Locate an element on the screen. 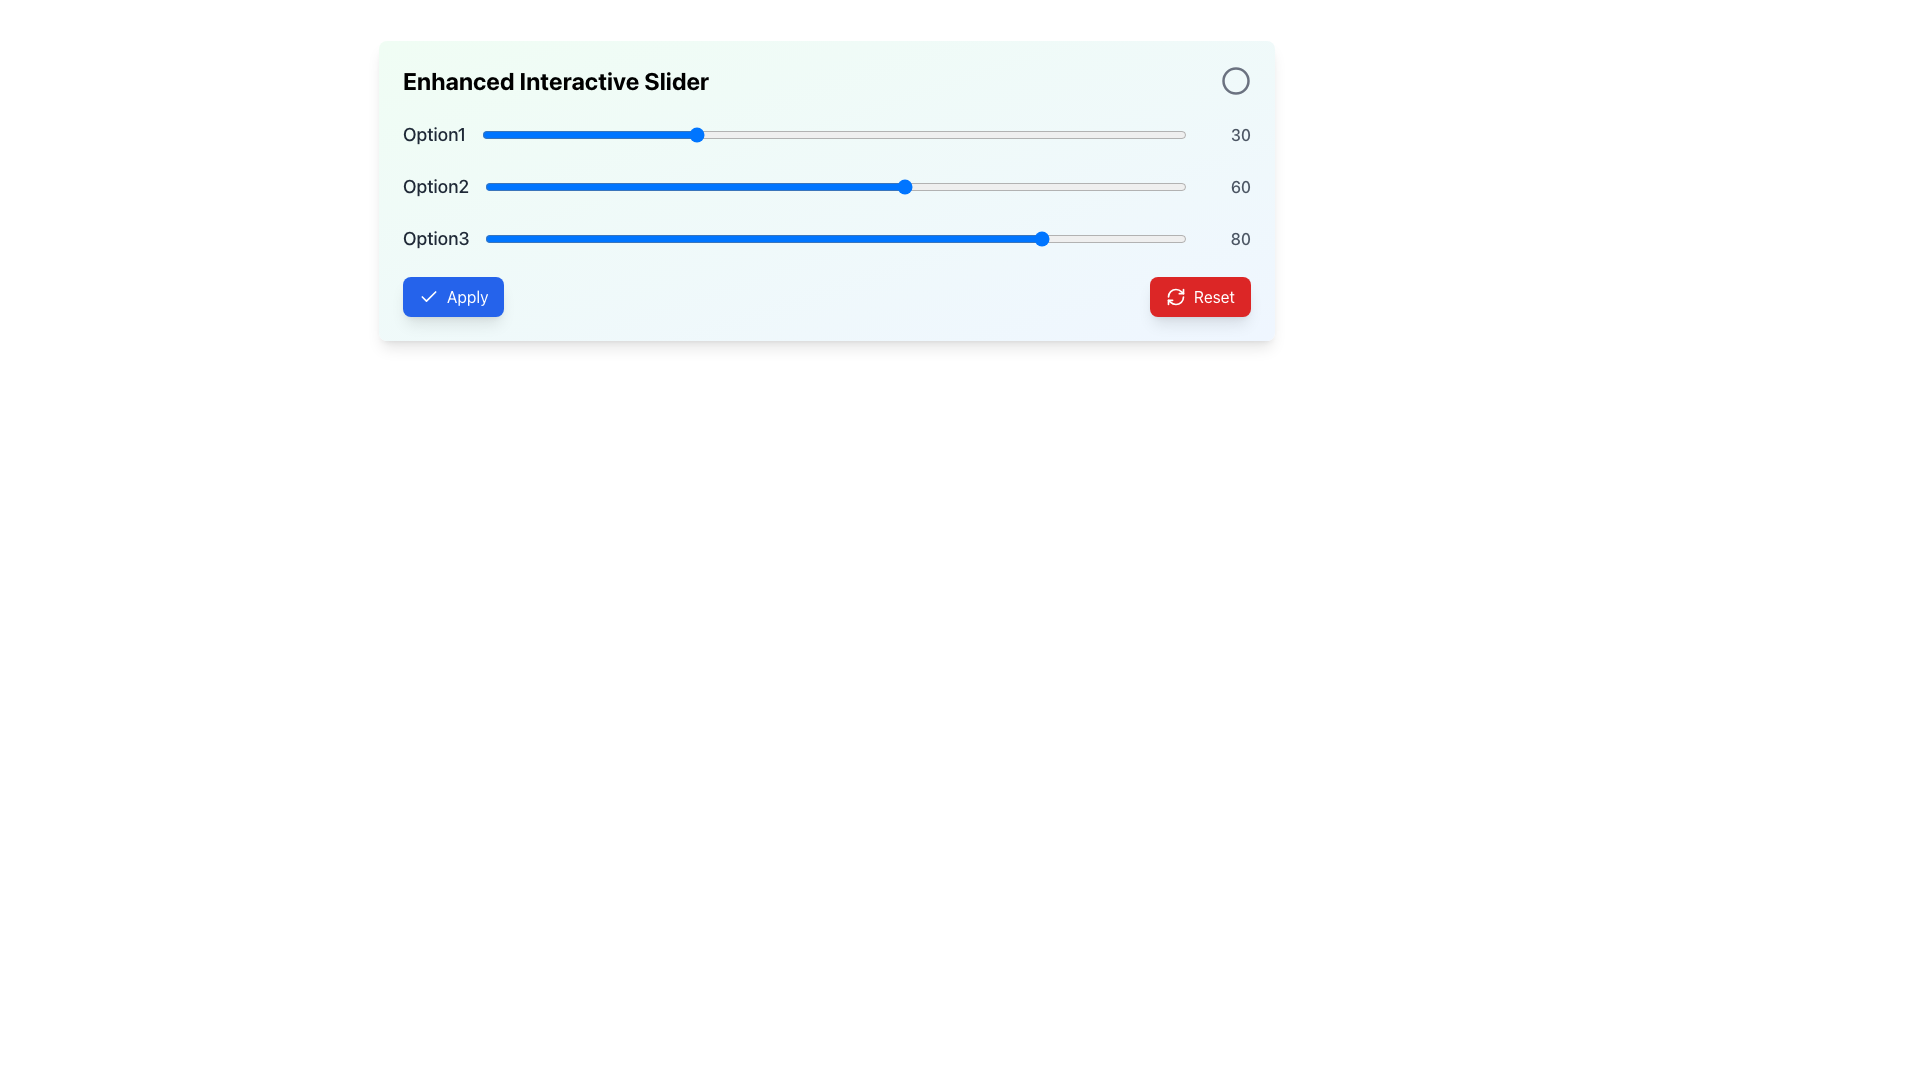  the interactive slider for 'Option1' is located at coordinates (826, 135).